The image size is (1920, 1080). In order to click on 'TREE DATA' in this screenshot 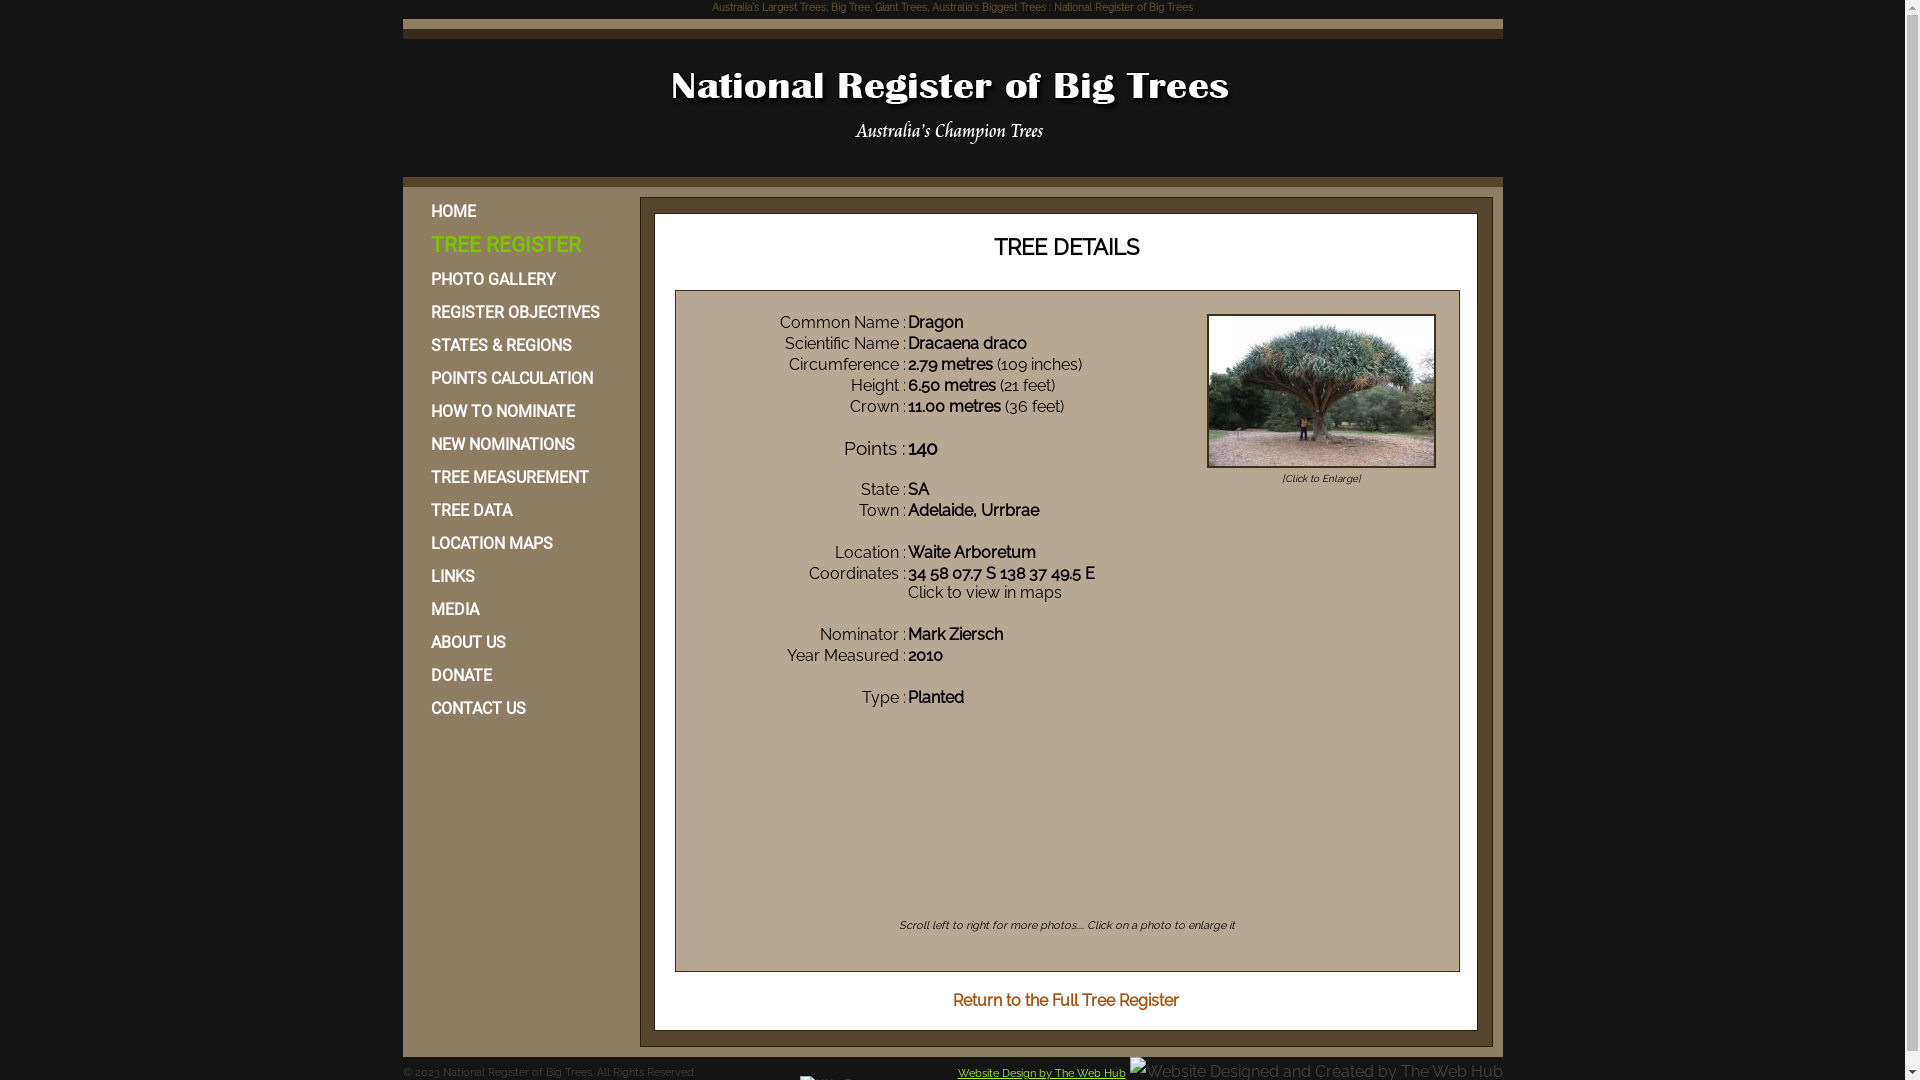, I will do `click(518, 509)`.